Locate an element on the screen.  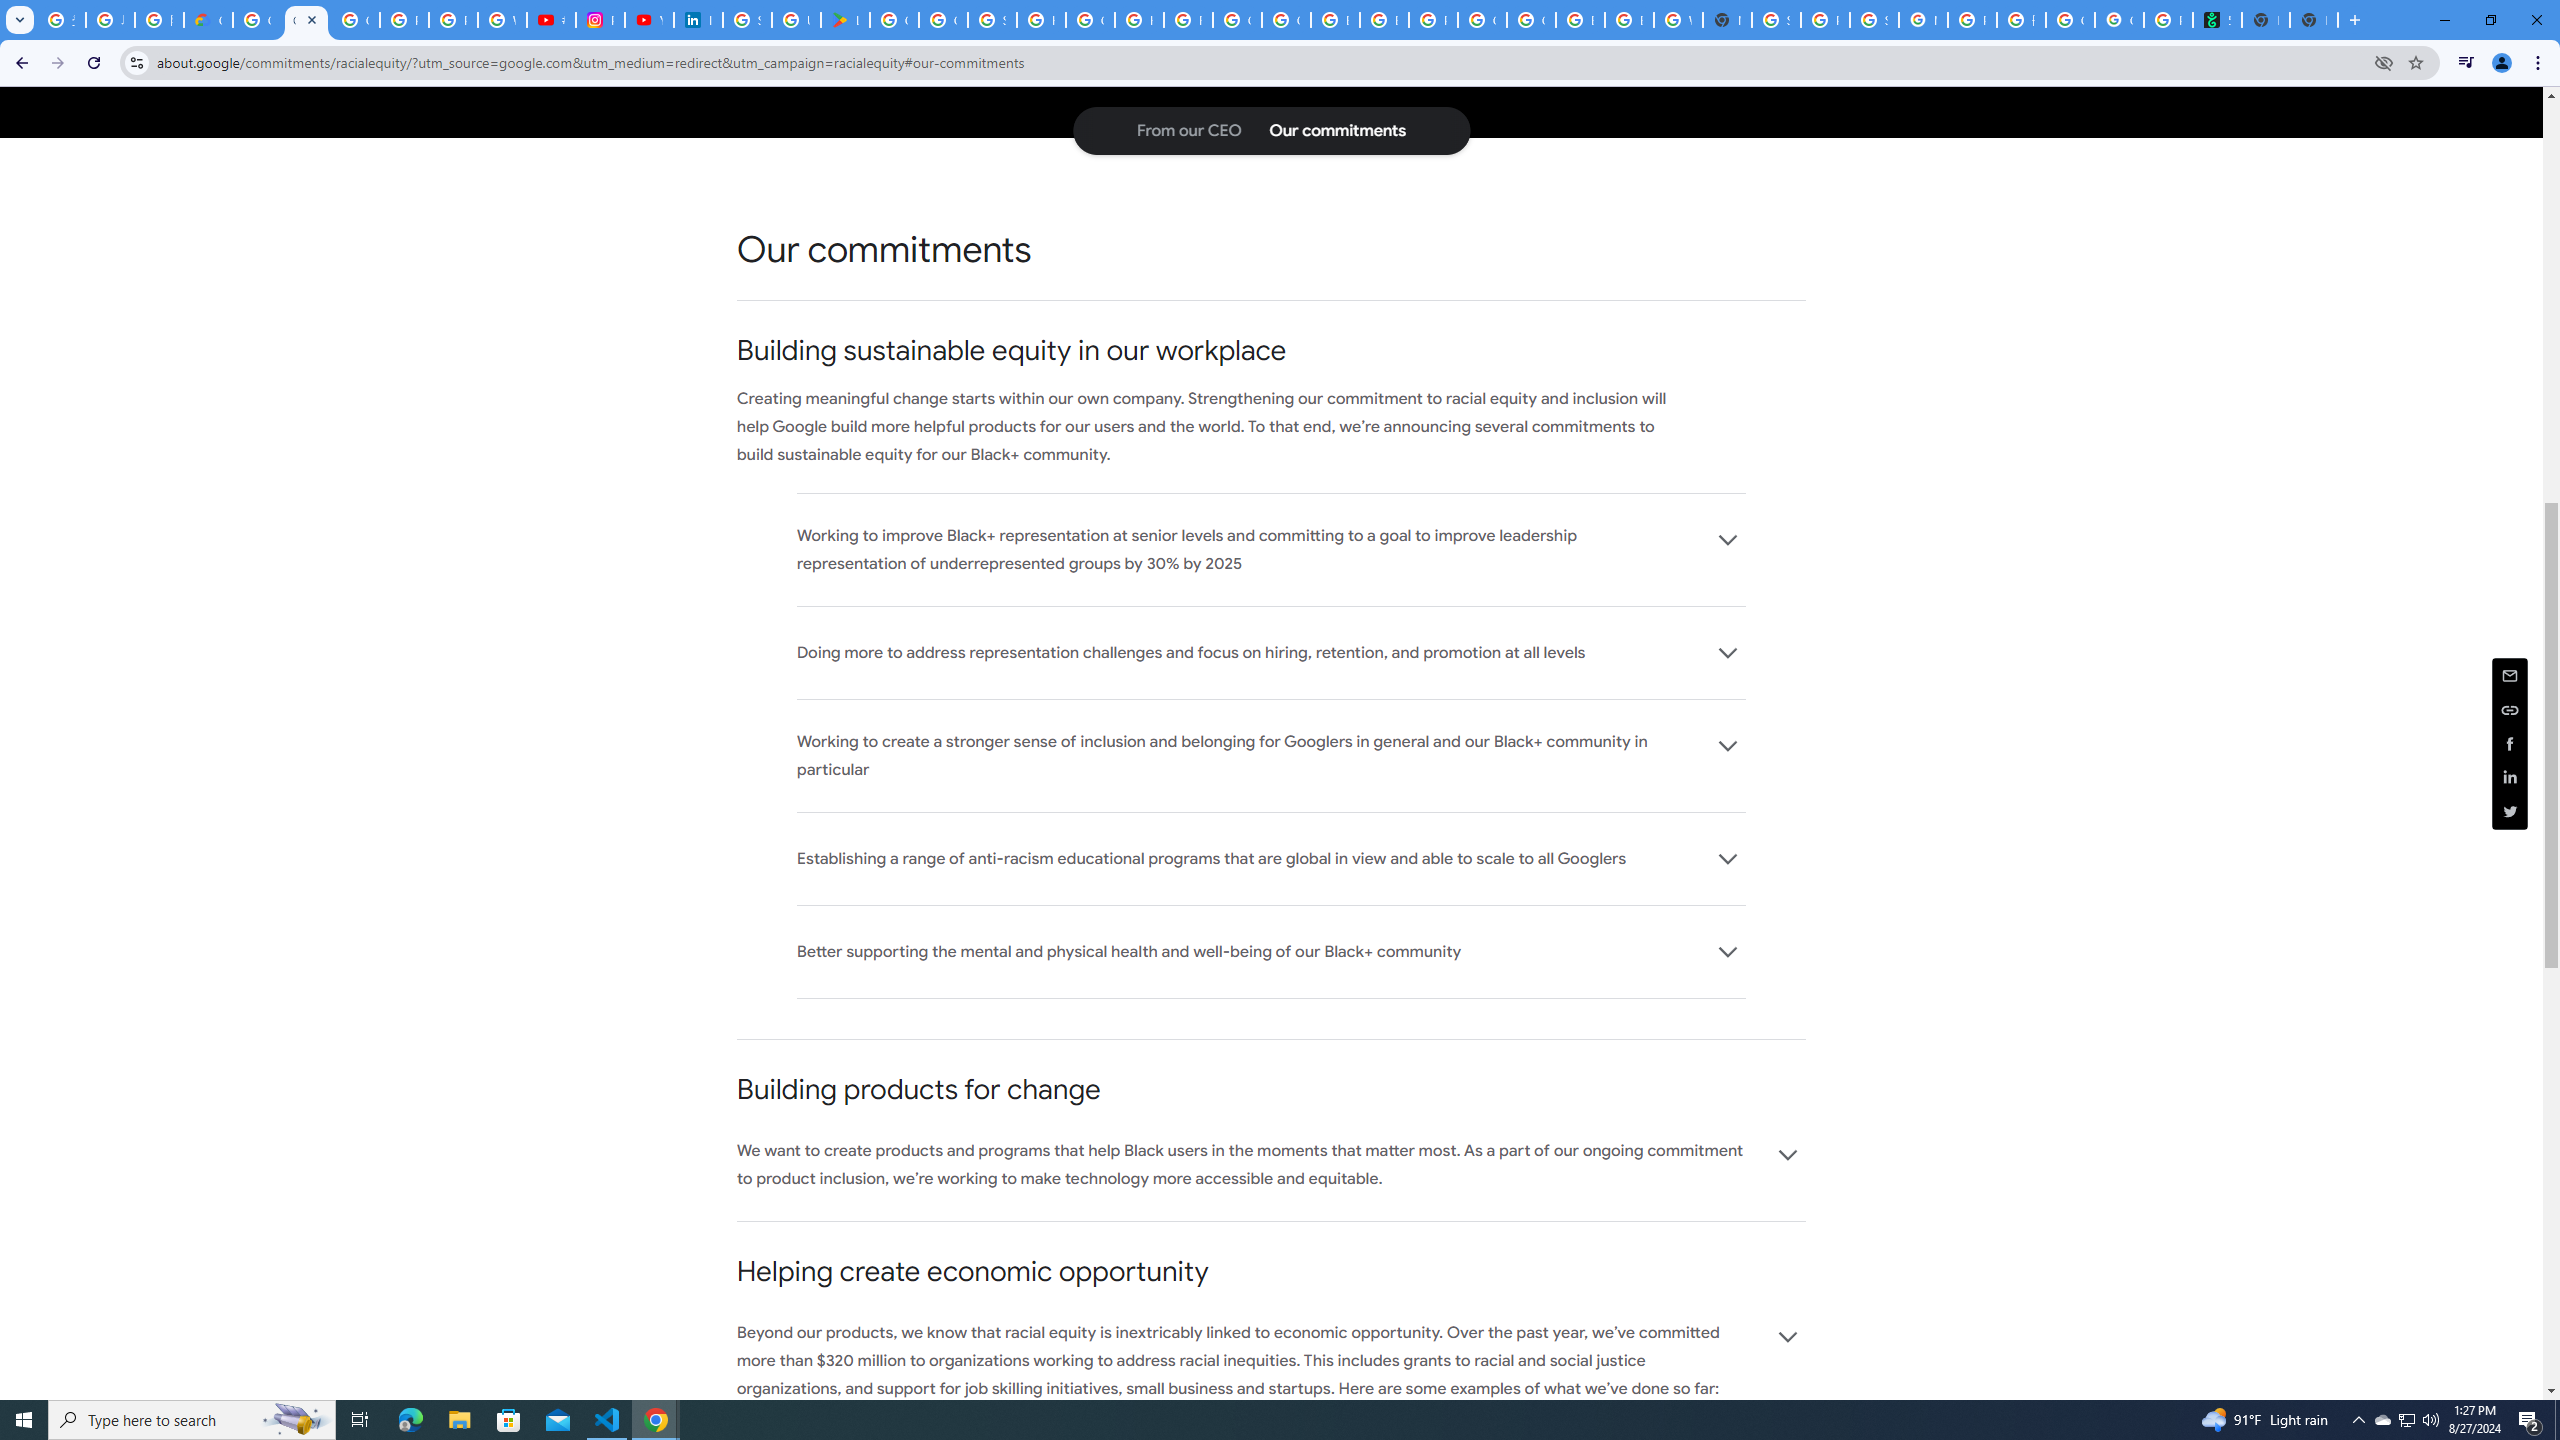
'Share this page (Facebook)' is located at coordinates (2510, 742).